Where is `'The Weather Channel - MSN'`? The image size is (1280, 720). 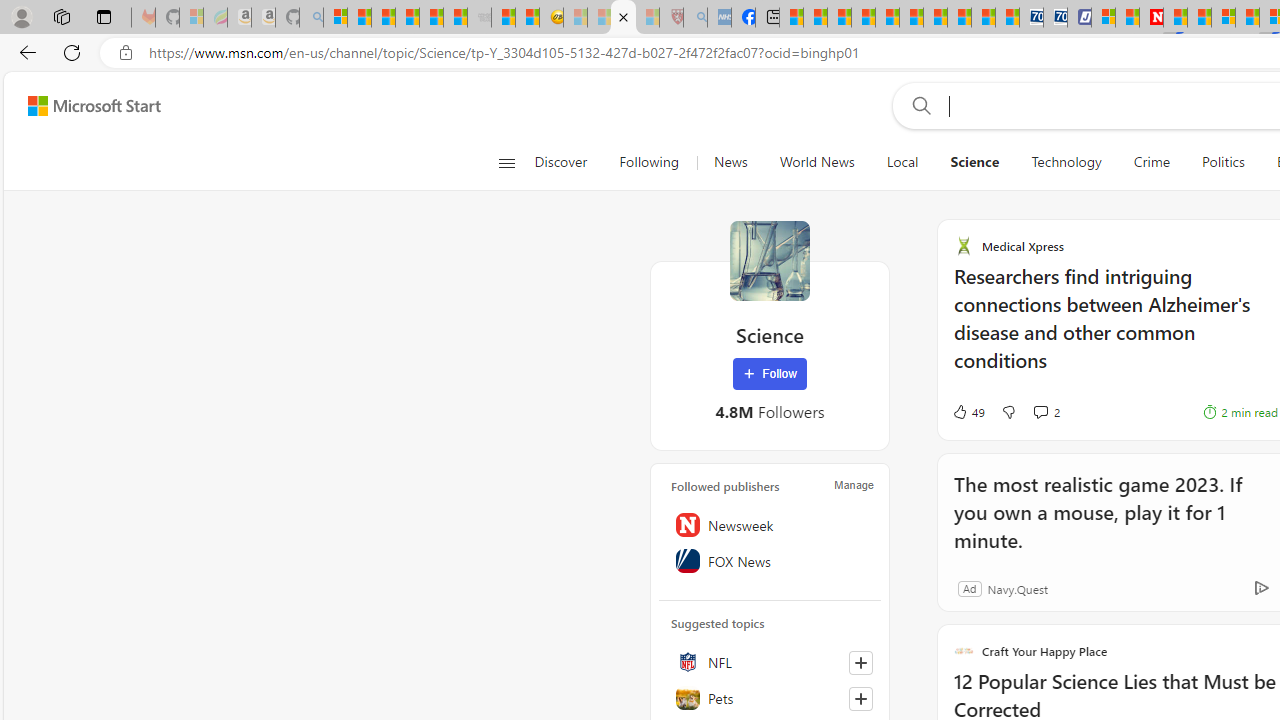
'The Weather Channel - MSN' is located at coordinates (384, 17).